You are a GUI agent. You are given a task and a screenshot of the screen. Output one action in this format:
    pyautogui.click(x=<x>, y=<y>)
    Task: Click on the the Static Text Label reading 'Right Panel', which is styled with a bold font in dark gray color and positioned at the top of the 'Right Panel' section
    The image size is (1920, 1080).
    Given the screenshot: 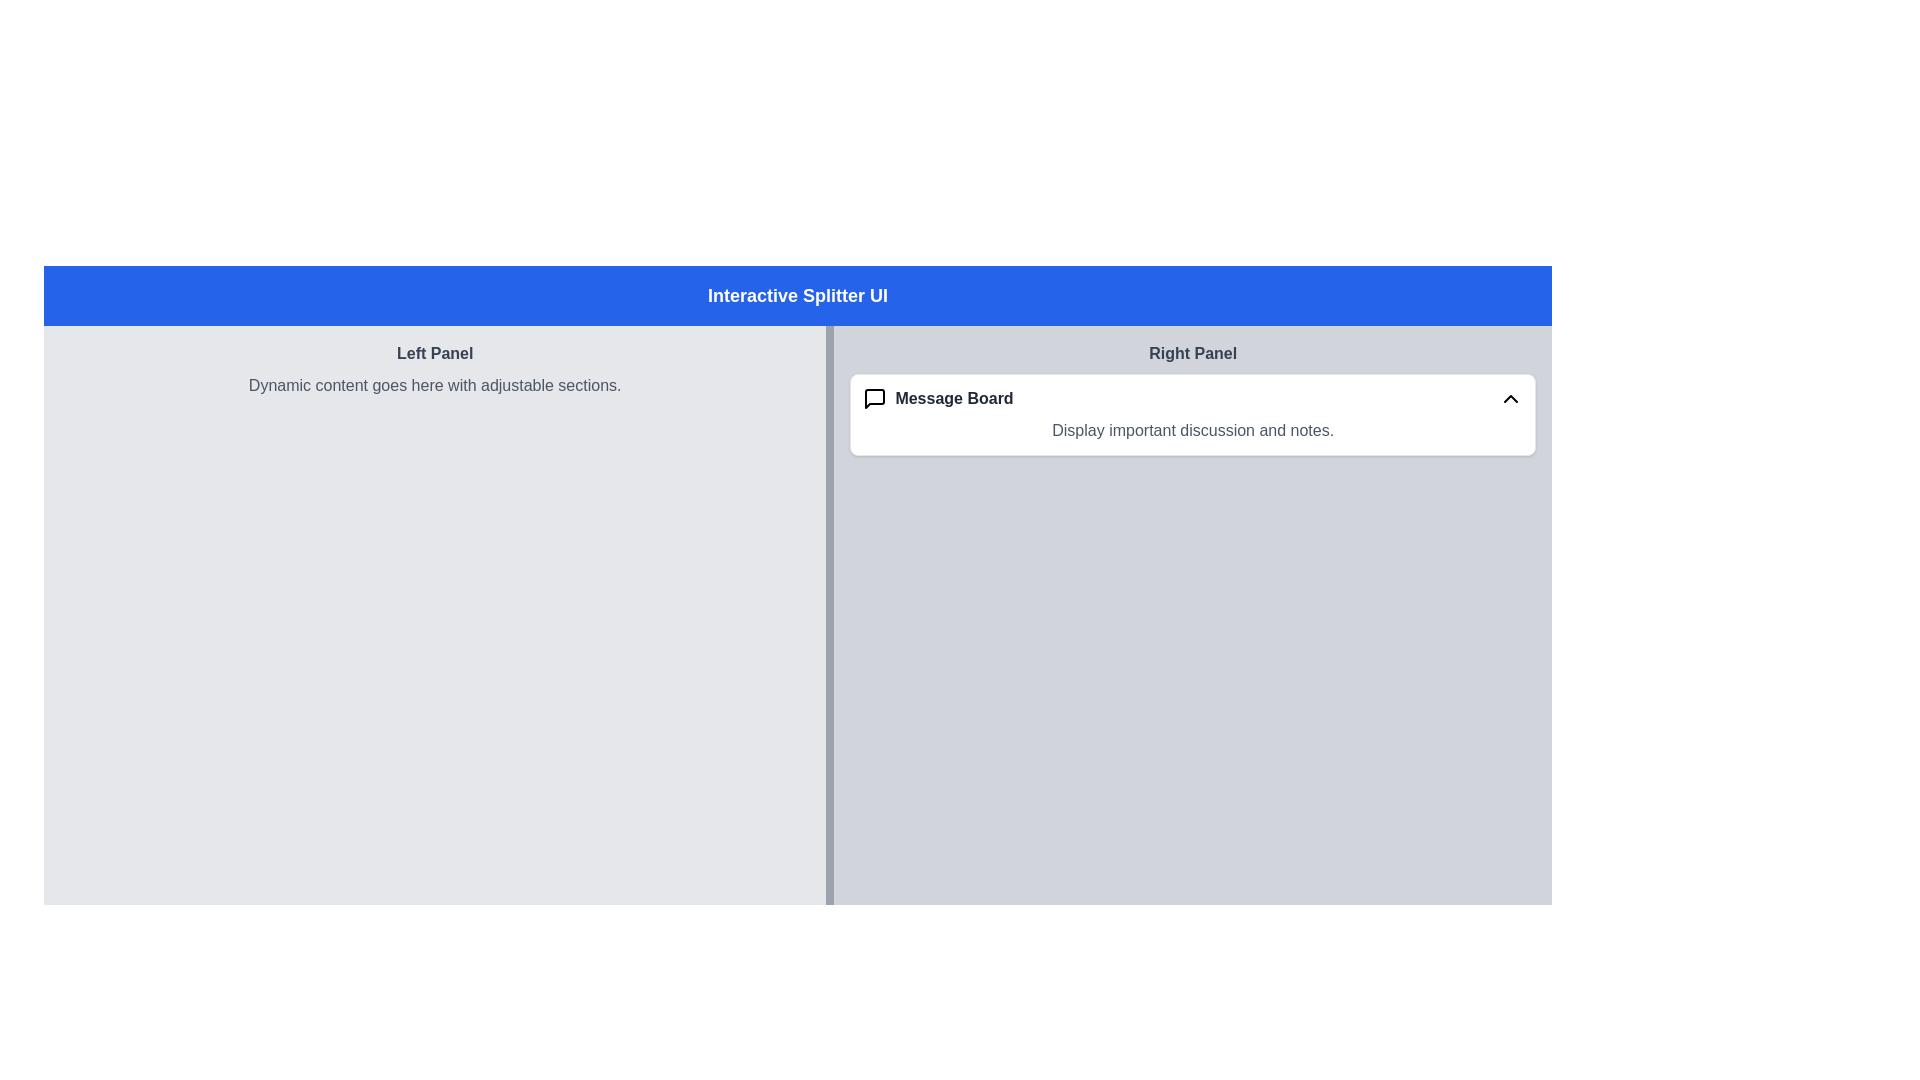 What is the action you would take?
    pyautogui.click(x=1193, y=353)
    